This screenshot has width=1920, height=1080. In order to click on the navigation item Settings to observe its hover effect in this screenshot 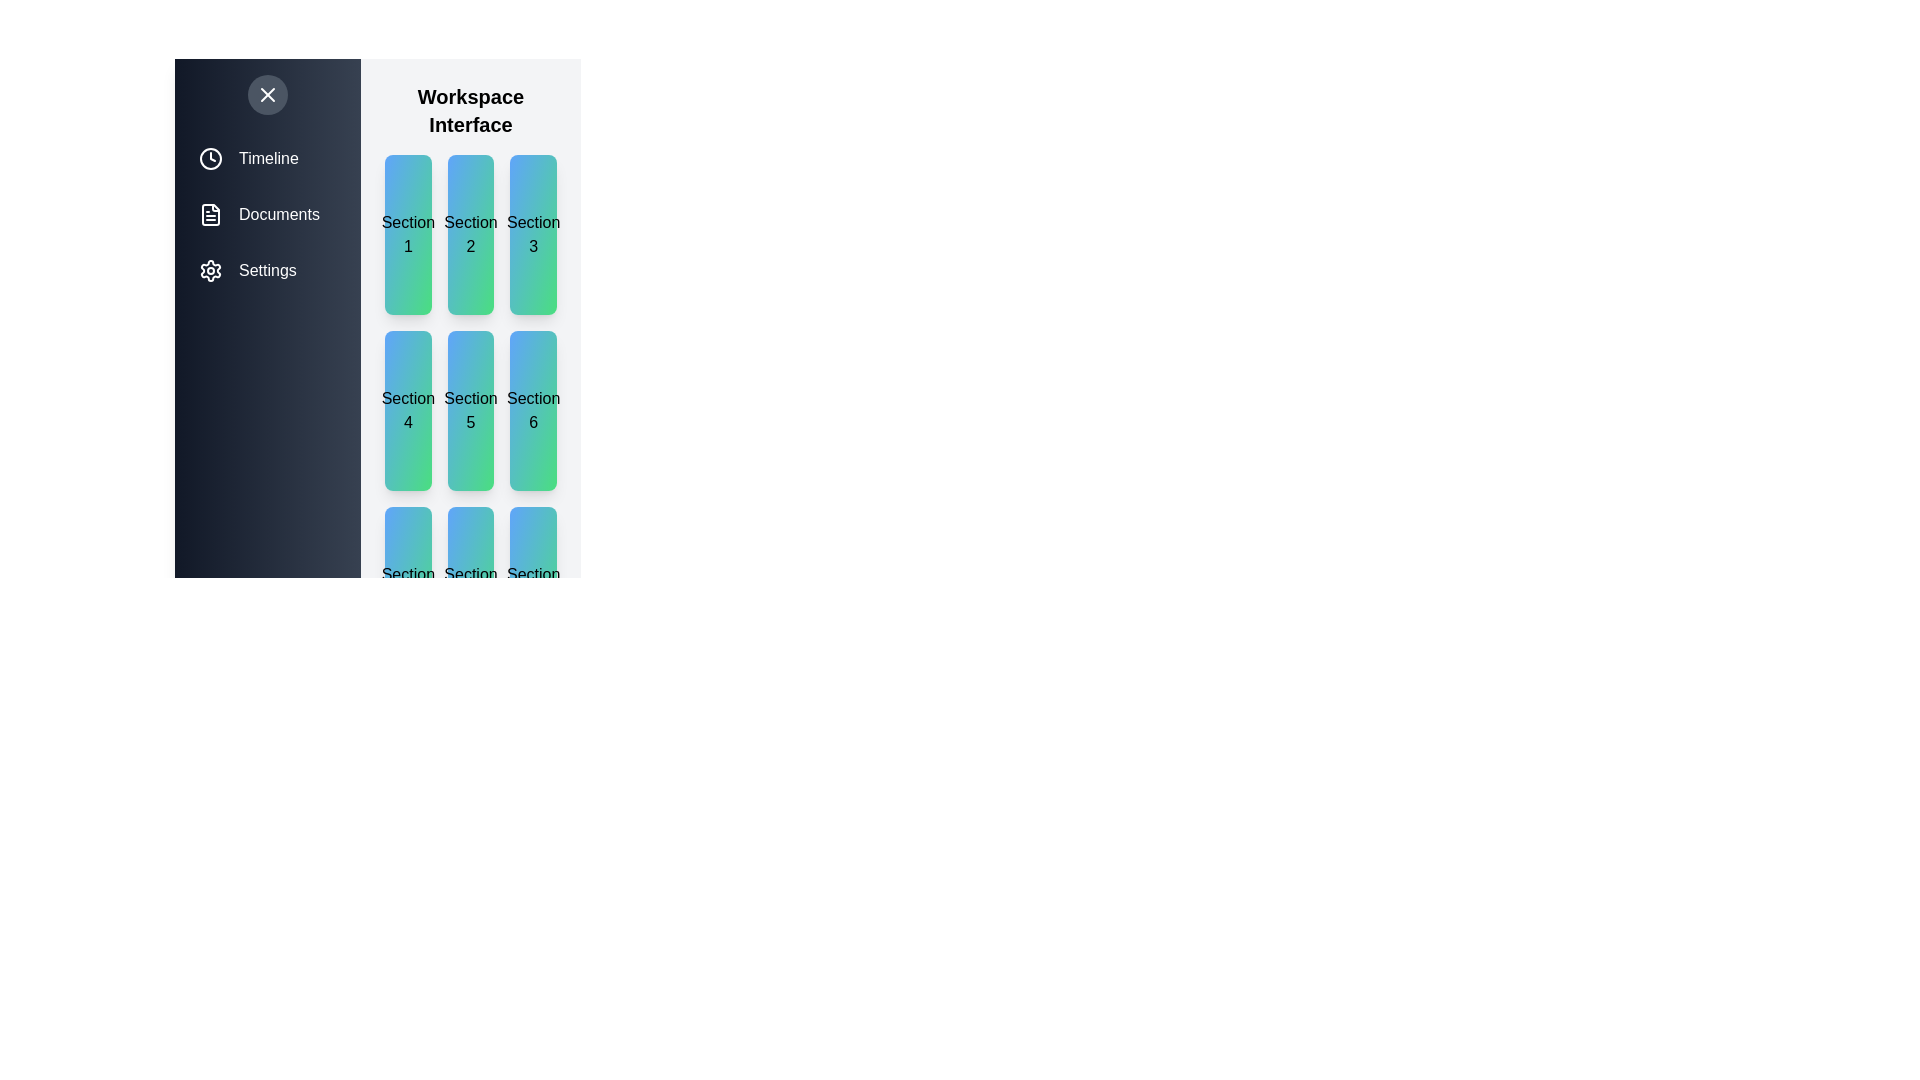, I will do `click(267, 270)`.